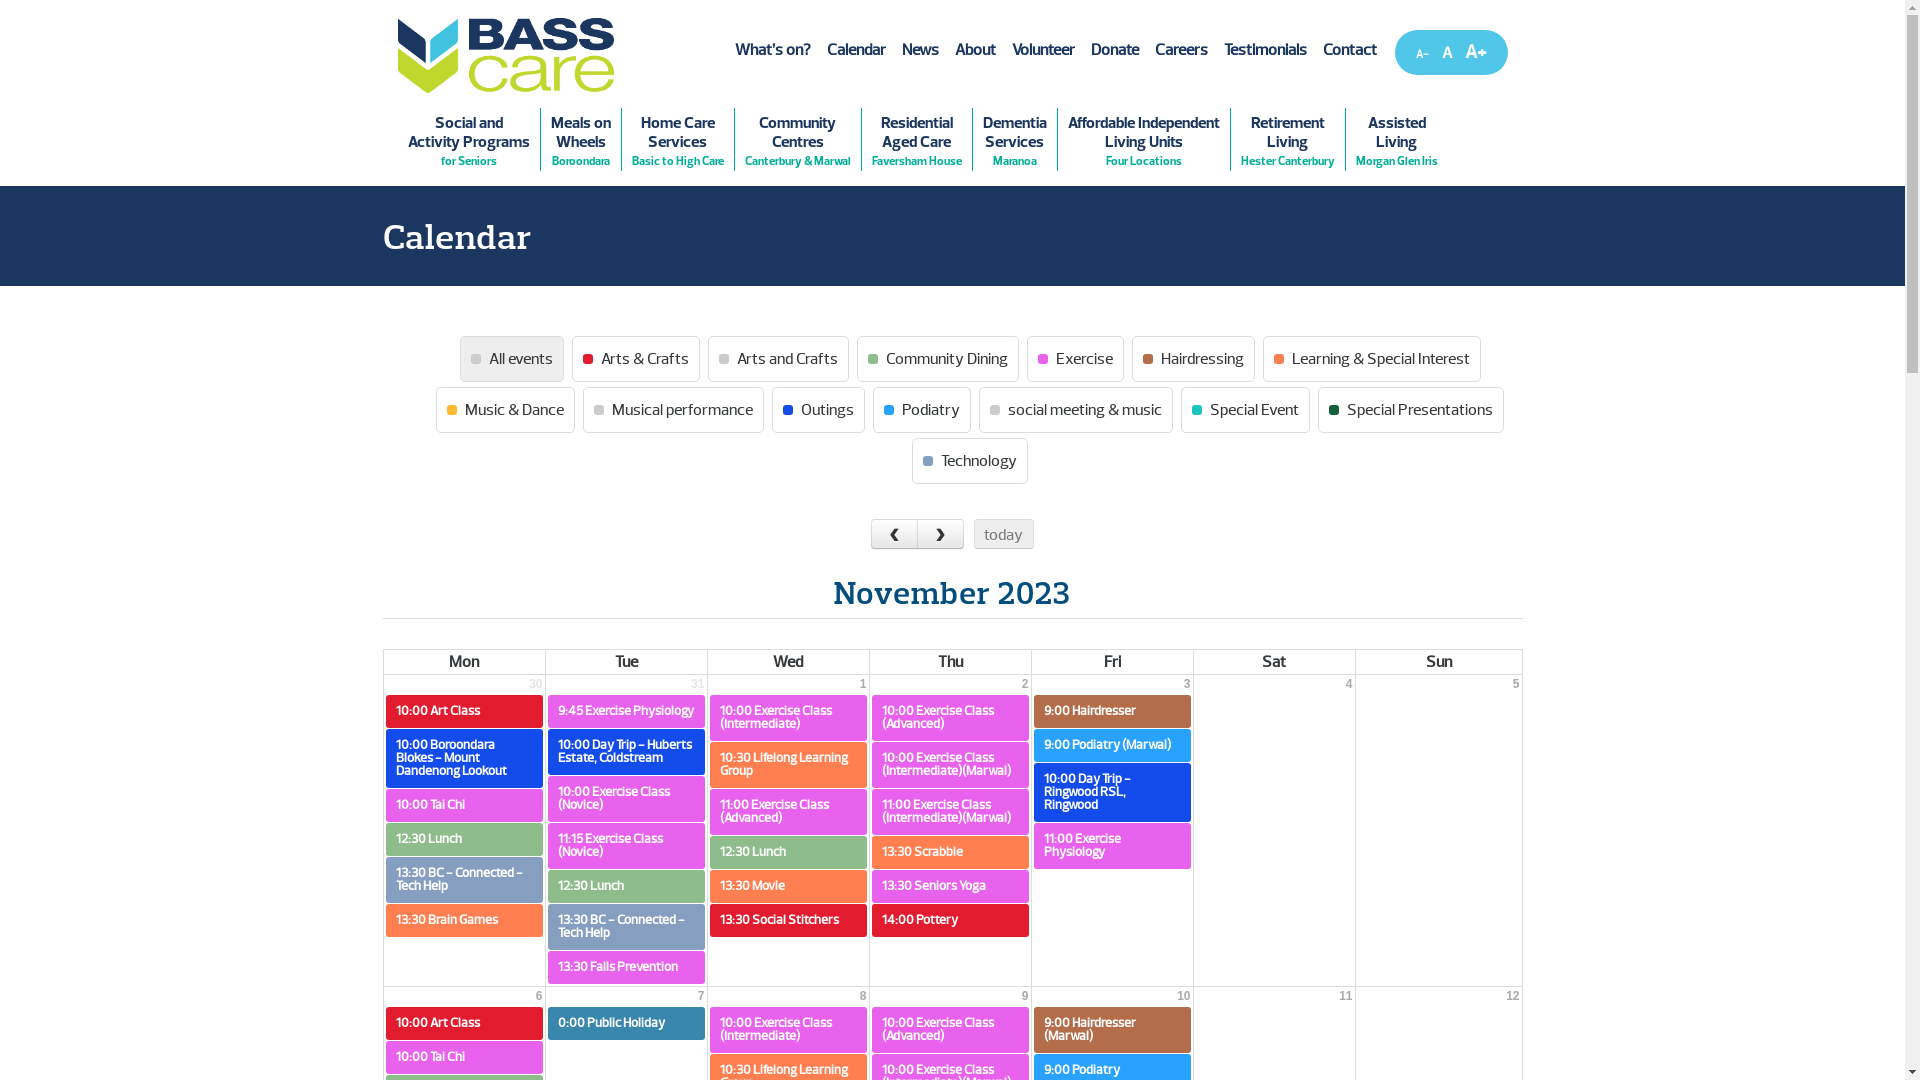  Describe the element at coordinates (1042, 49) in the screenshot. I see `'Volunteer'` at that location.